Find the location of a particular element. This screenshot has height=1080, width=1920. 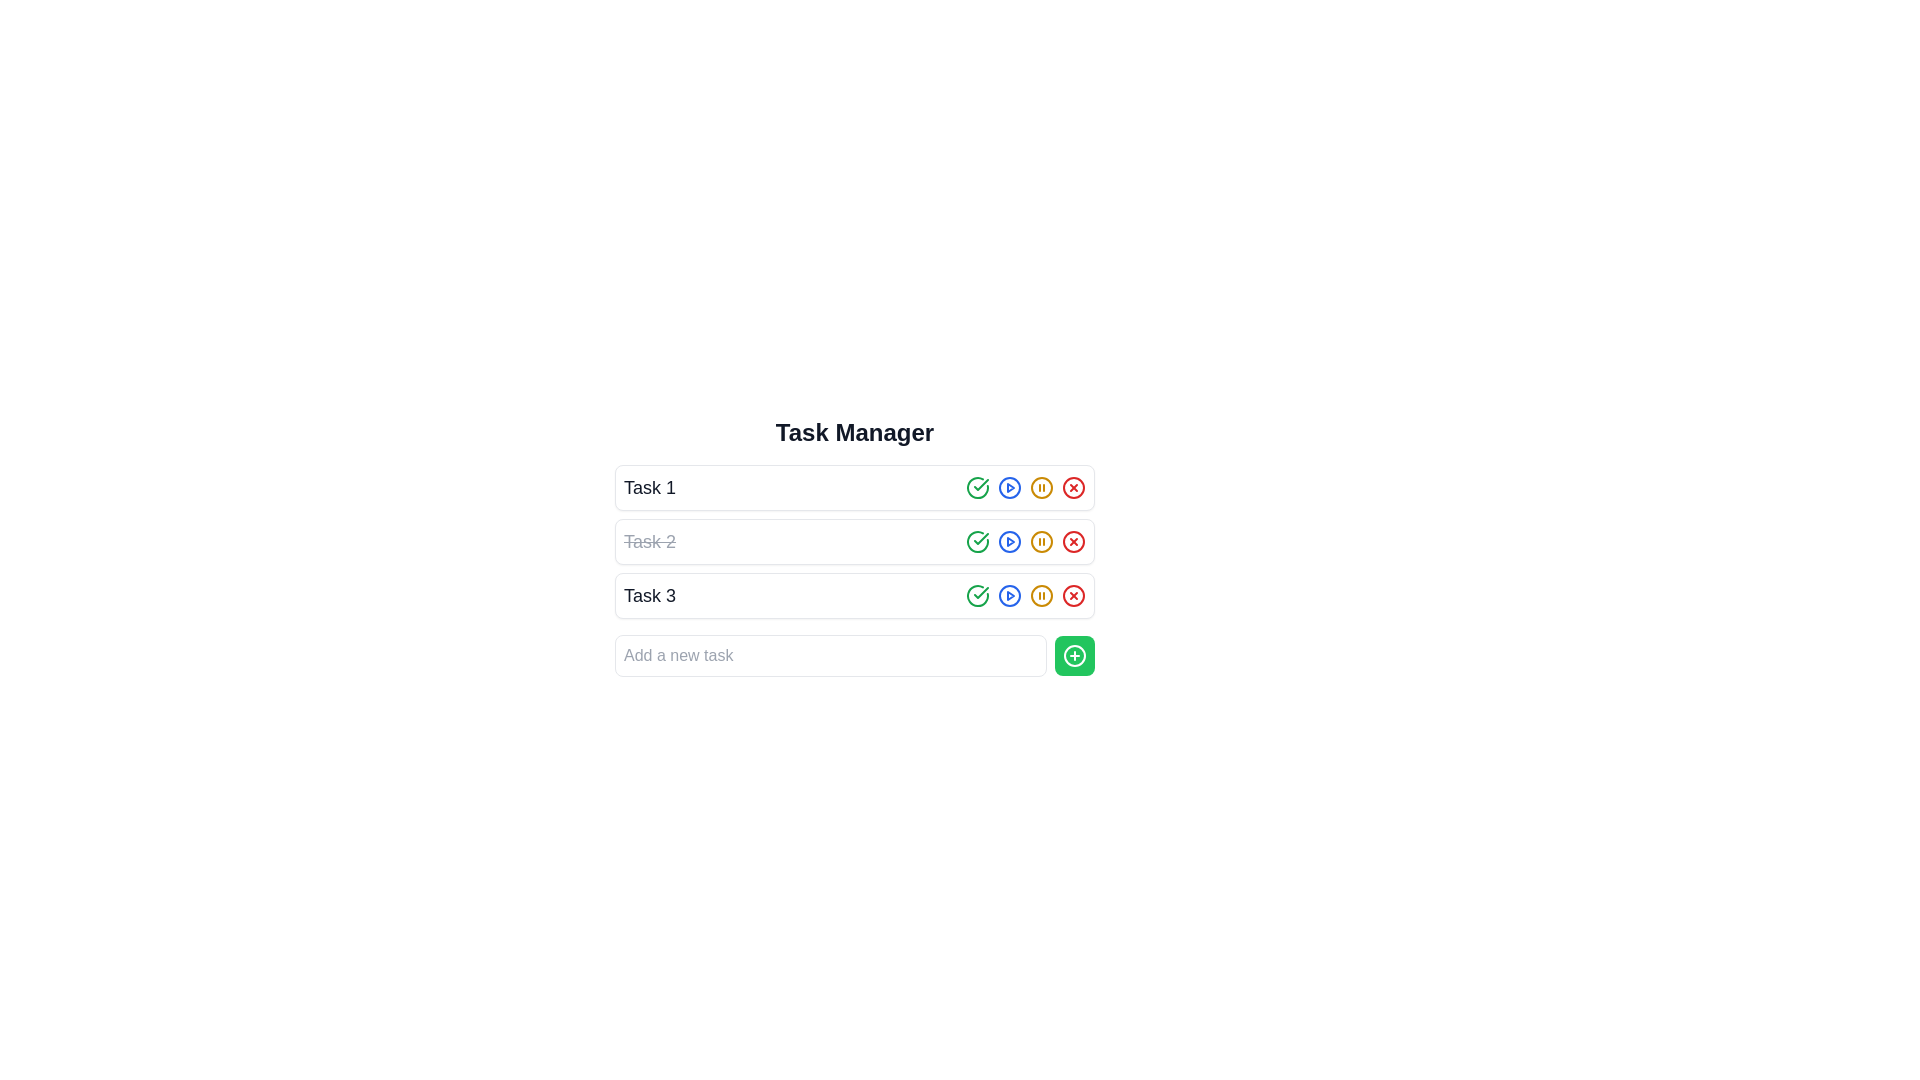

the pause button, which is the third icon in a horizontally arranged group of task control icons, visually represented by a yellow outlined circle with two vertical bars is located at coordinates (1040, 488).